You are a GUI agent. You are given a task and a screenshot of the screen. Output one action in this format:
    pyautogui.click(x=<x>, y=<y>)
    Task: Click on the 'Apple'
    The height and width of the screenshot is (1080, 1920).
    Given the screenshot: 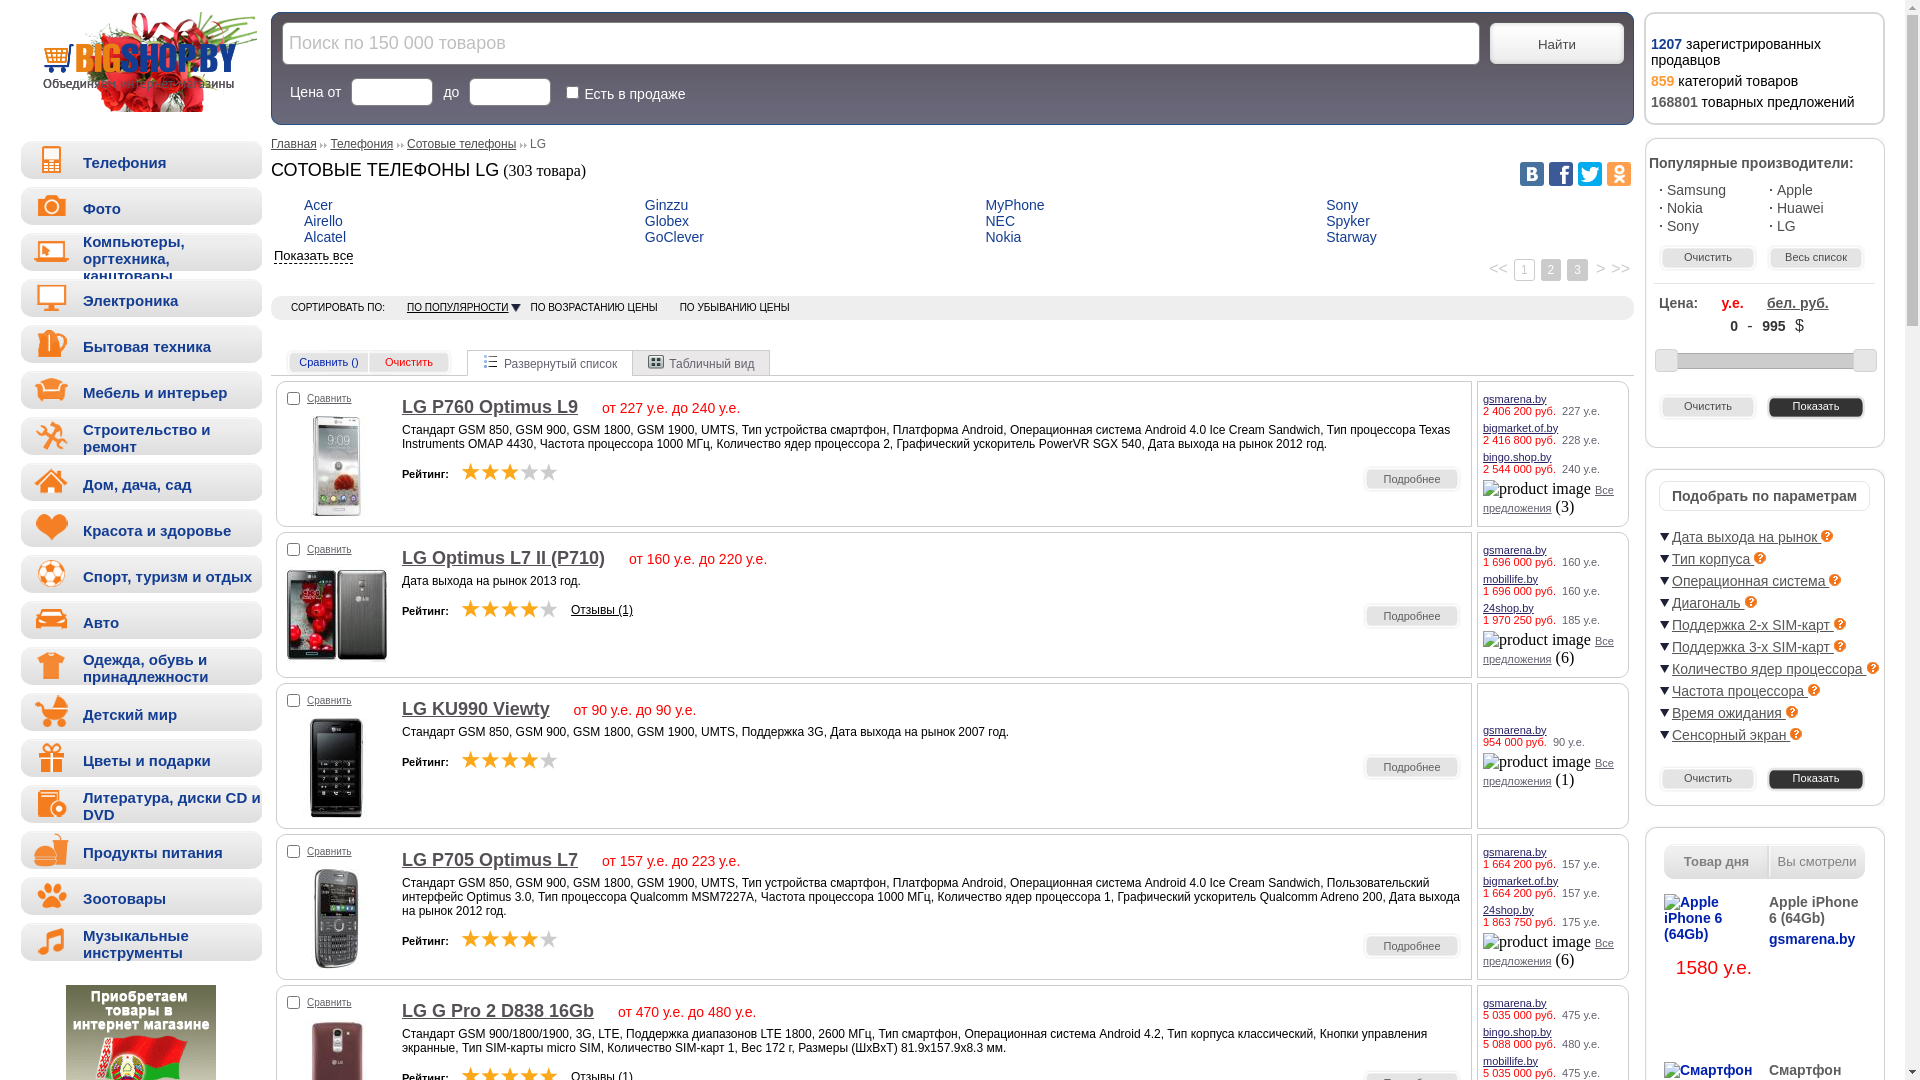 What is the action you would take?
    pyautogui.click(x=1765, y=189)
    